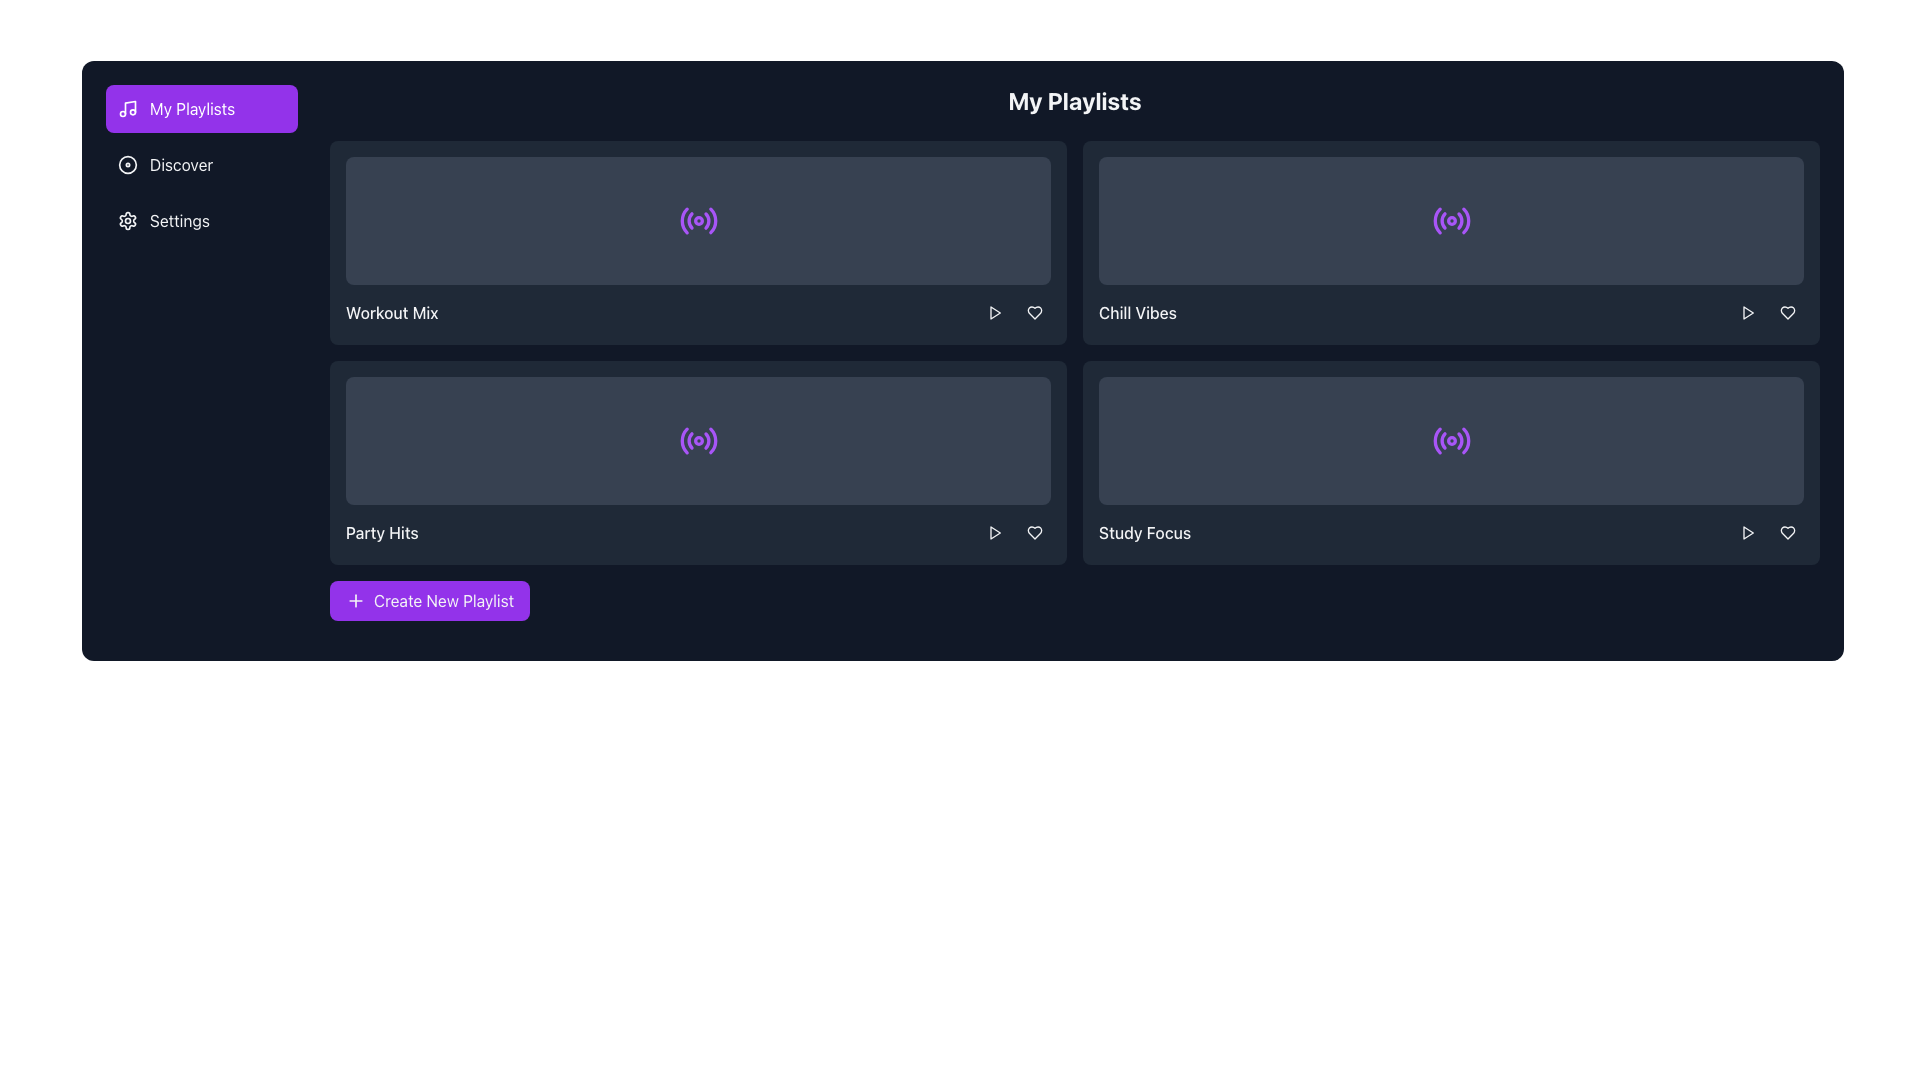 The width and height of the screenshot is (1920, 1080). What do you see at coordinates (690, 439) in the screenshot?
I see `the second arc component of the circular design within the navigation menu icon on the left side of the UI interface` at bounding box center [690, 439].